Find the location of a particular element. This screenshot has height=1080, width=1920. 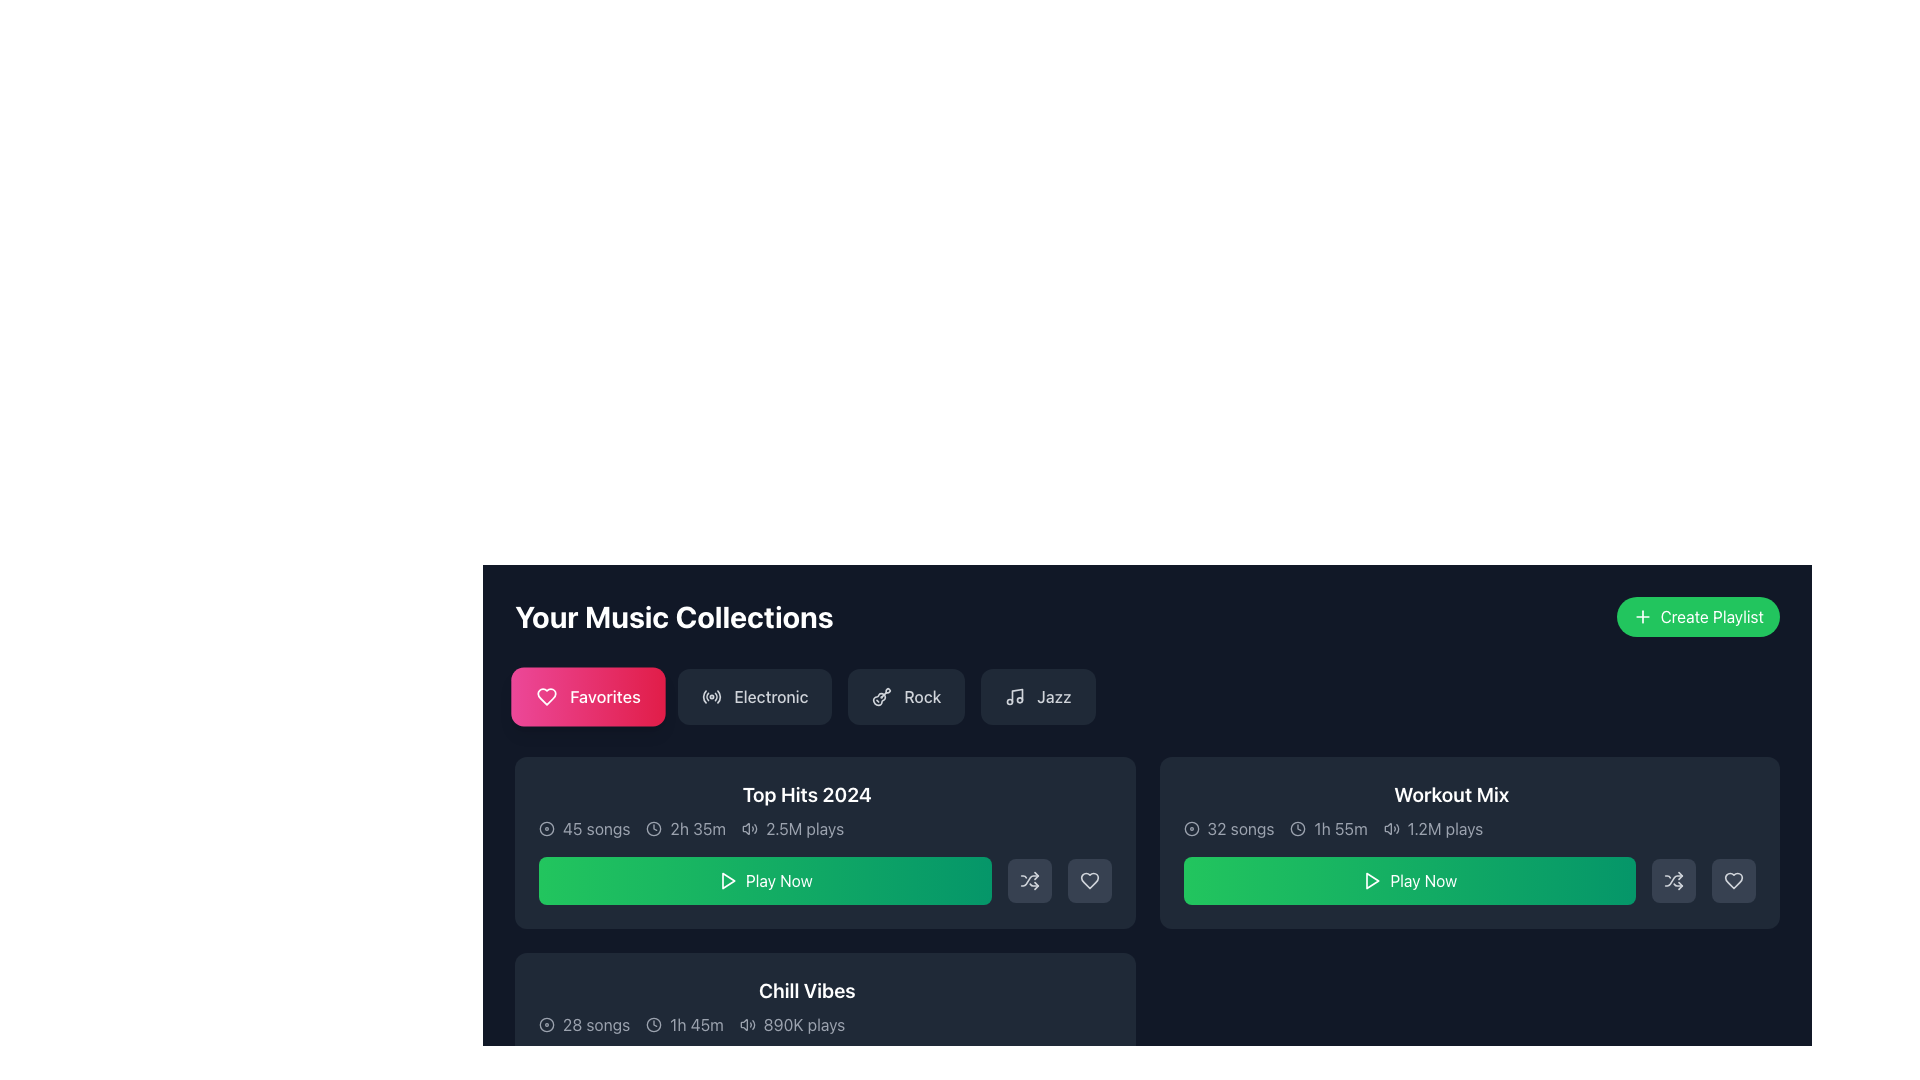

the plus icon for the 'Create Playlist' button located to the left of the text within the green button in the top-right corner of the interface is located at coordinates (1642, 616).